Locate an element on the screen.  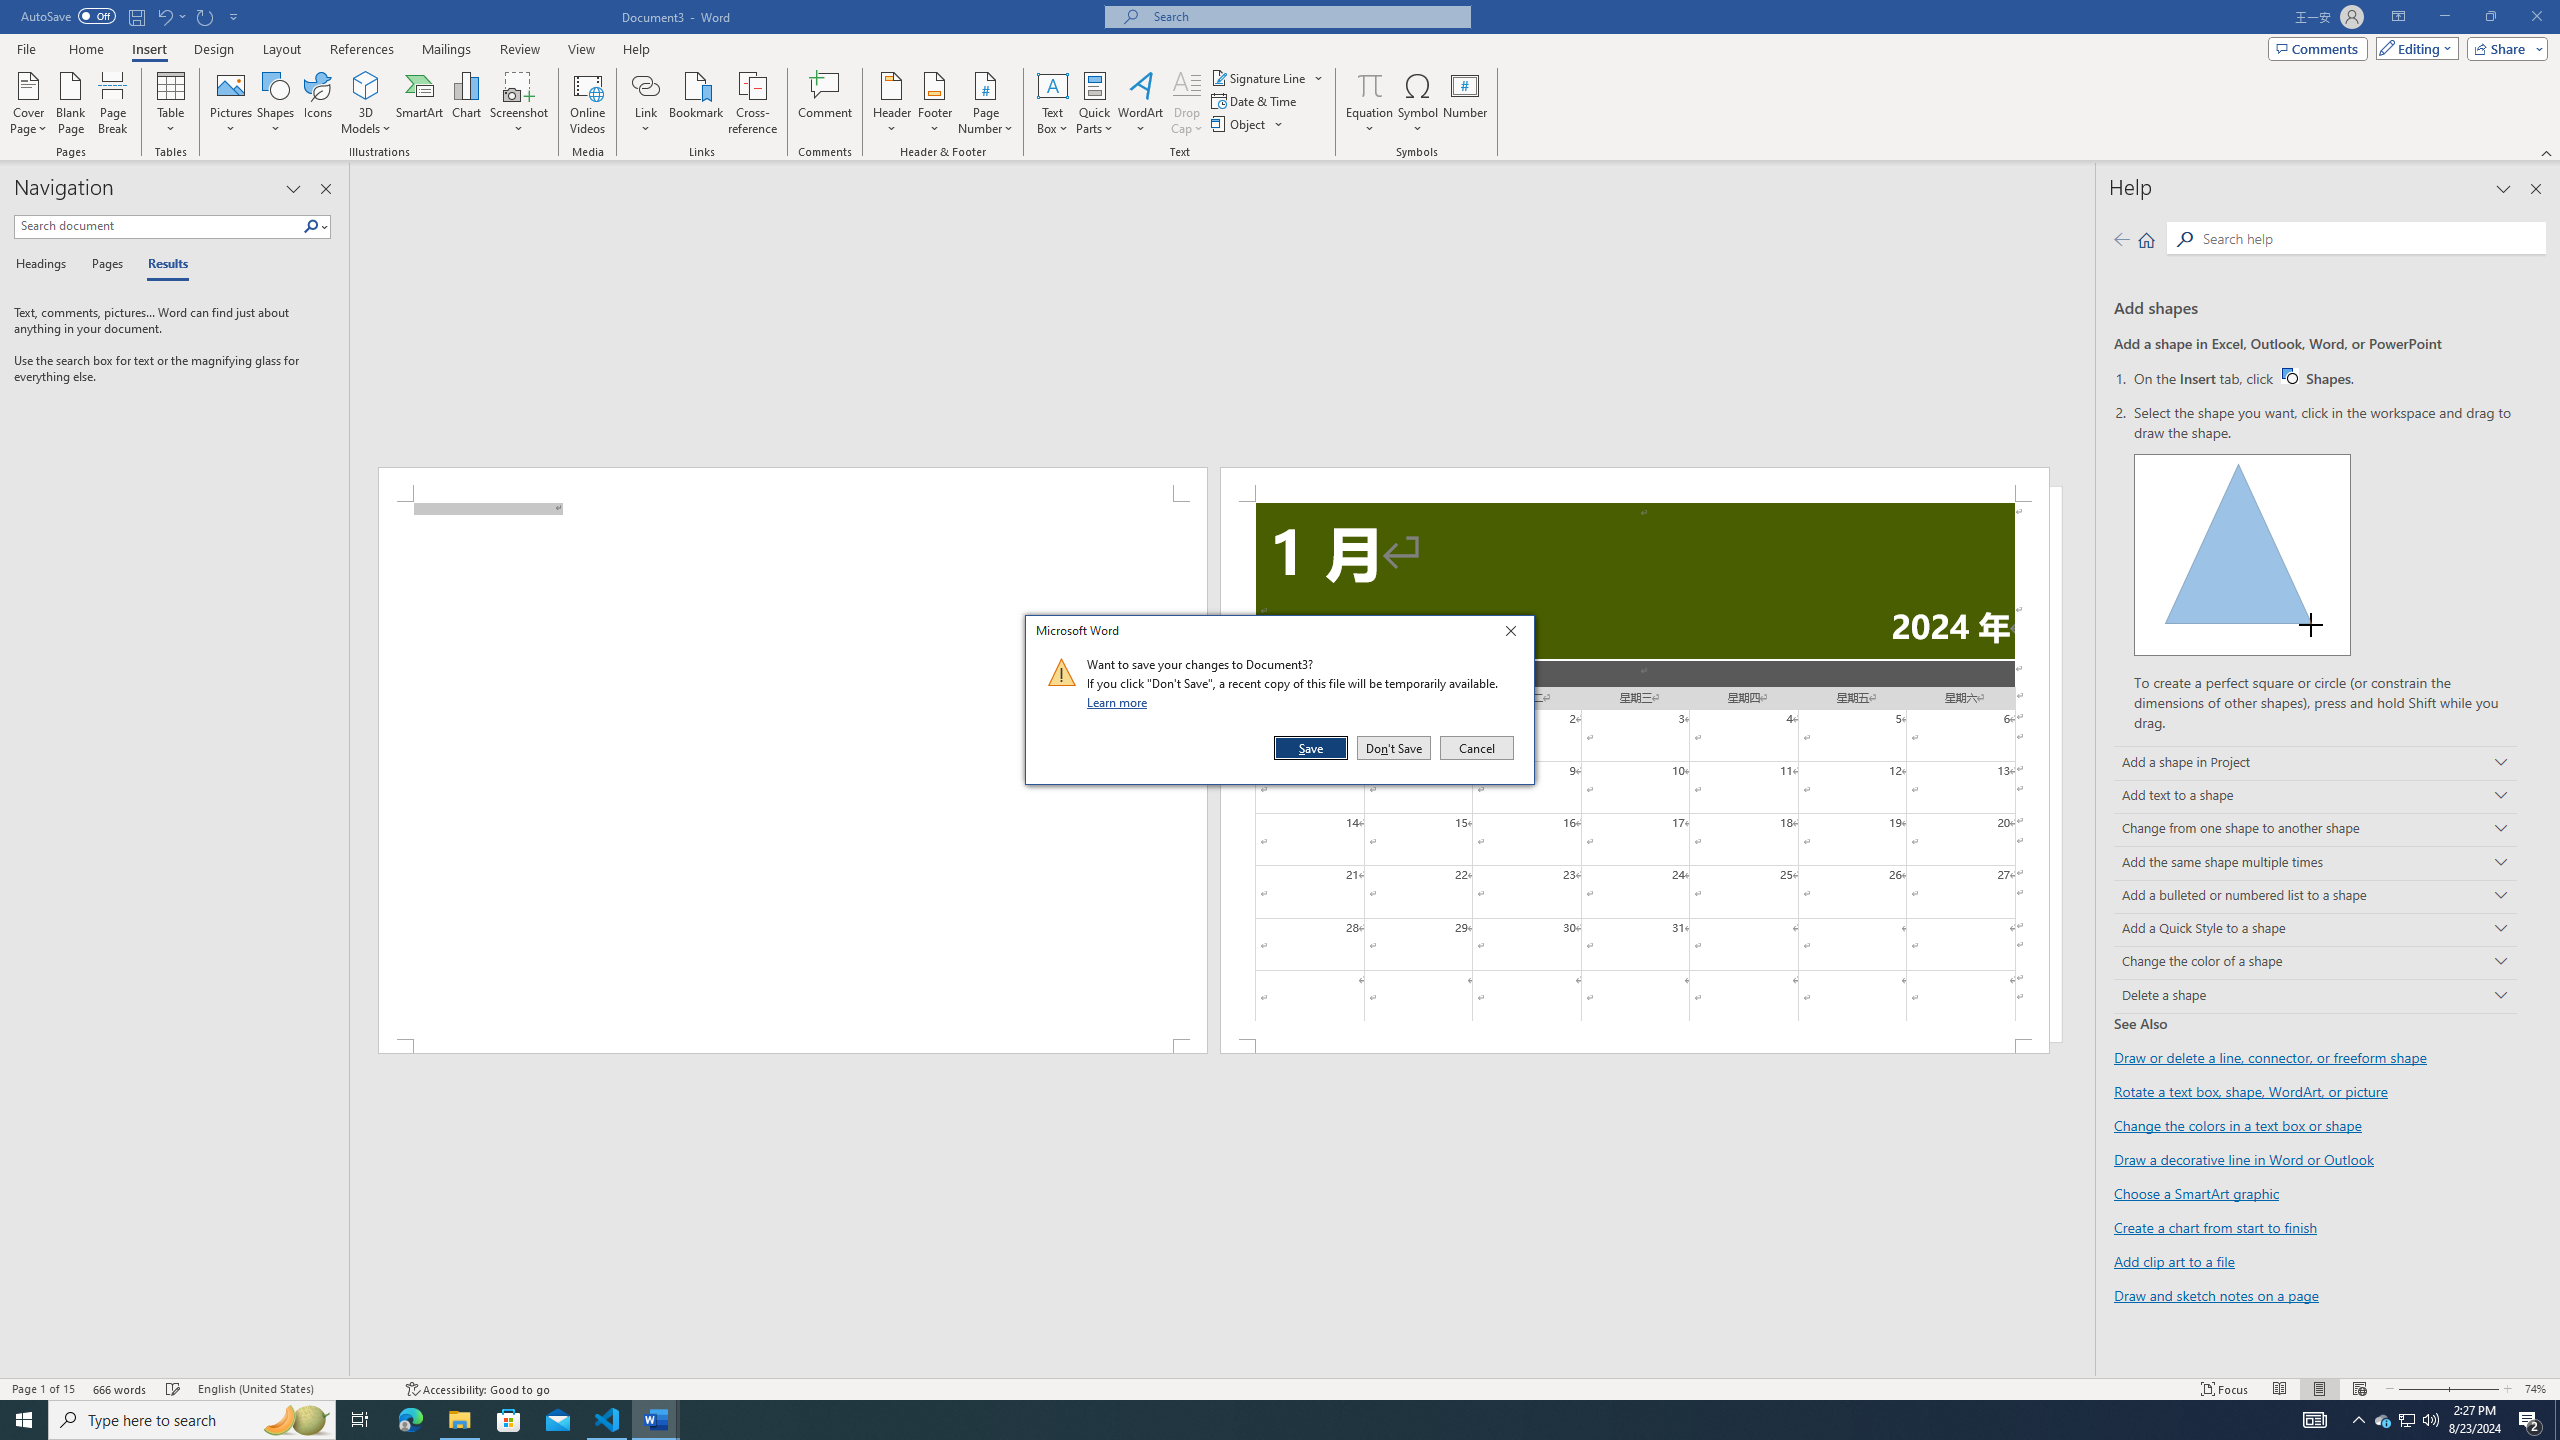
'Delete a shape' is located at coordinates (2315, 995).